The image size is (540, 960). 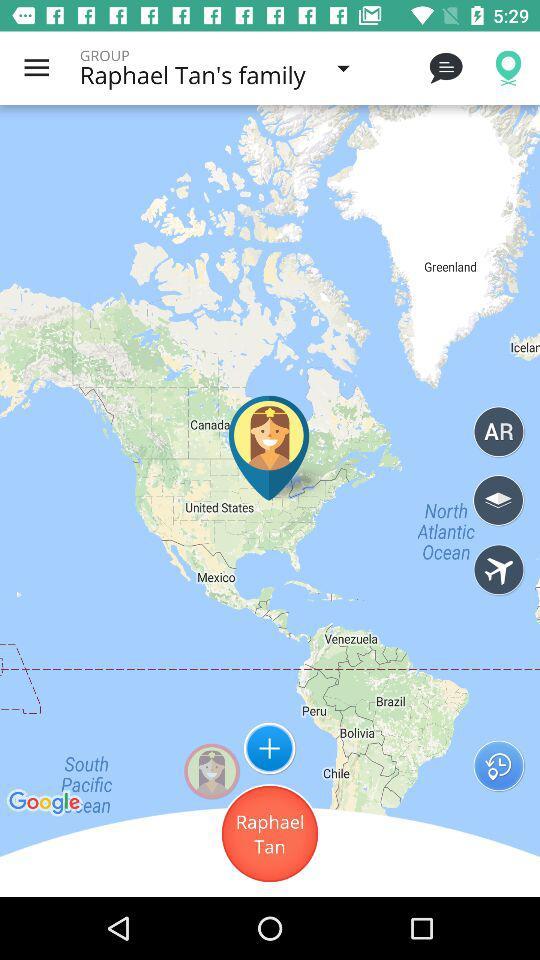 I want to click on the icon to the left of the group icon, so click(x=36, y=68).